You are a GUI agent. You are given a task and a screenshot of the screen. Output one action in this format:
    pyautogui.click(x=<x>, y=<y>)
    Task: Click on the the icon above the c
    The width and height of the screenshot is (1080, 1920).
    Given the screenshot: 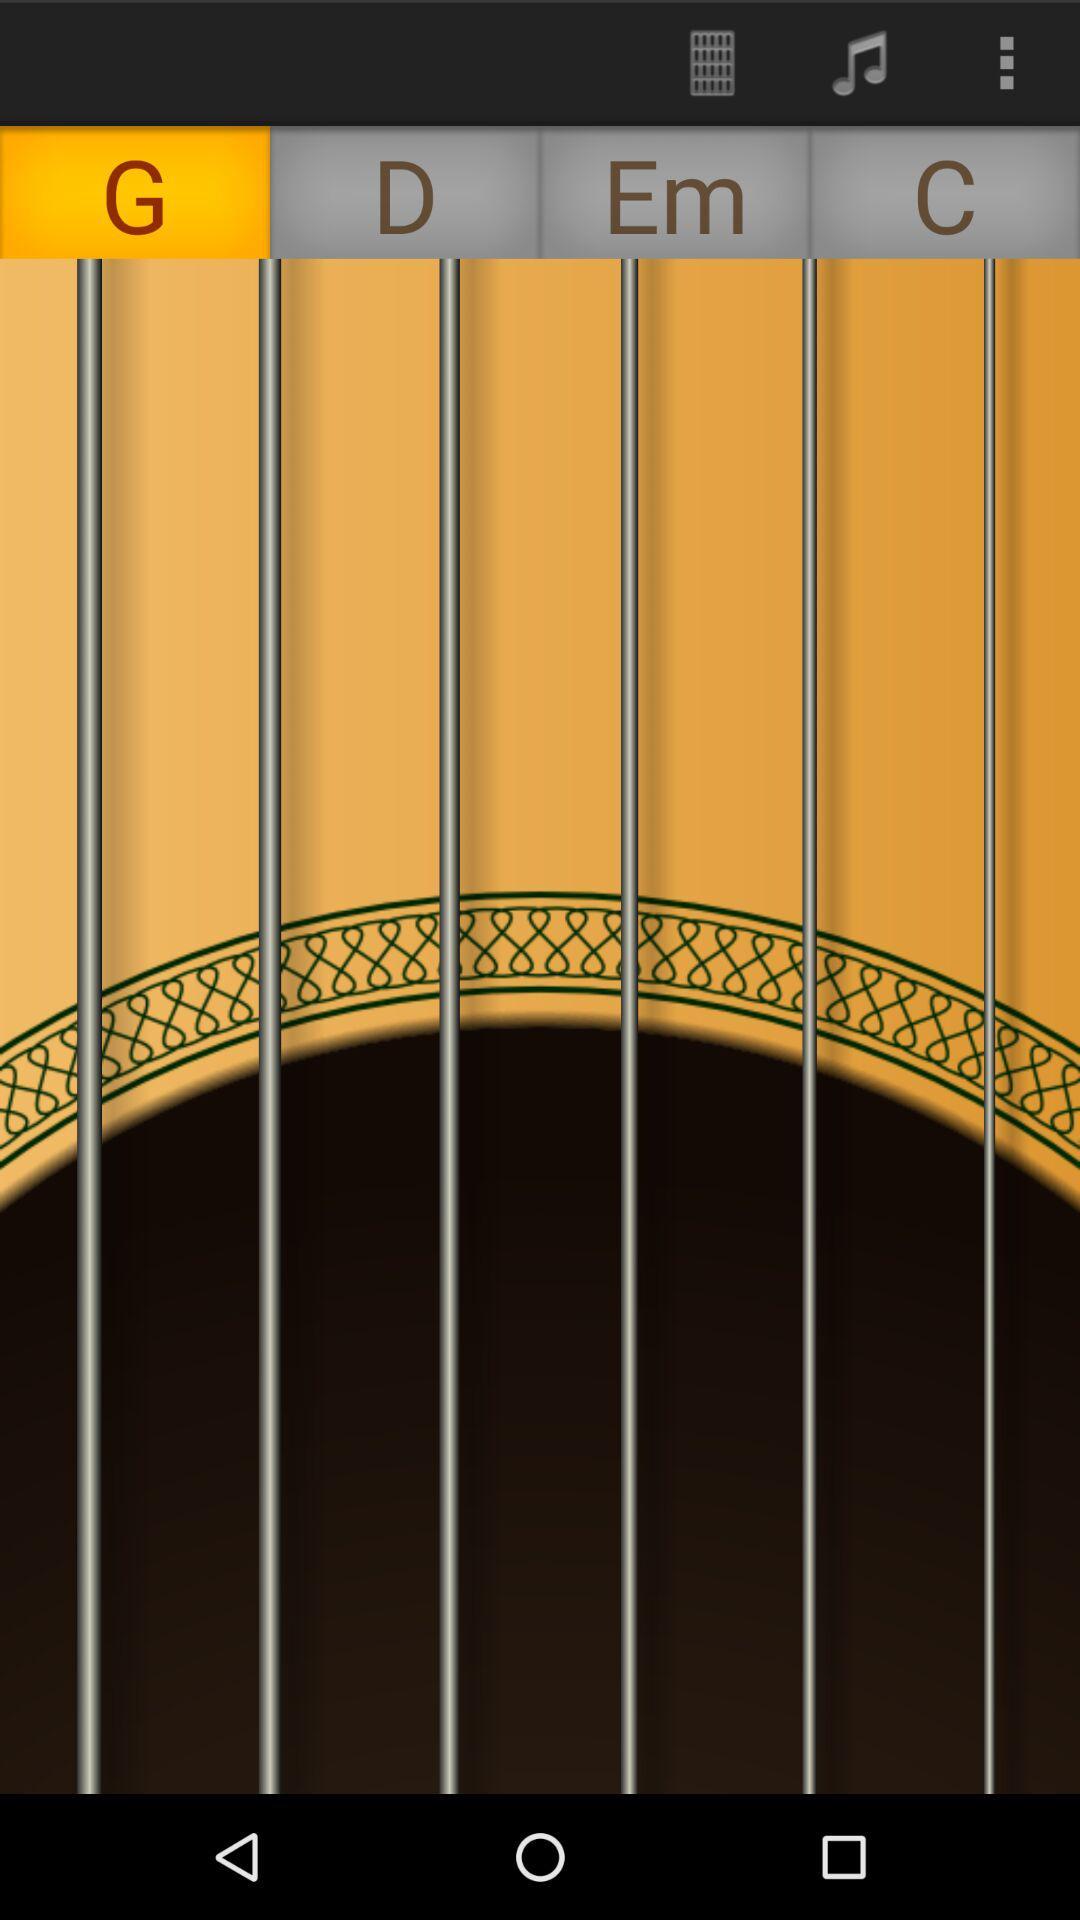 What is the action you would take?
    pyautogui.click(x=1006, y=62)
    